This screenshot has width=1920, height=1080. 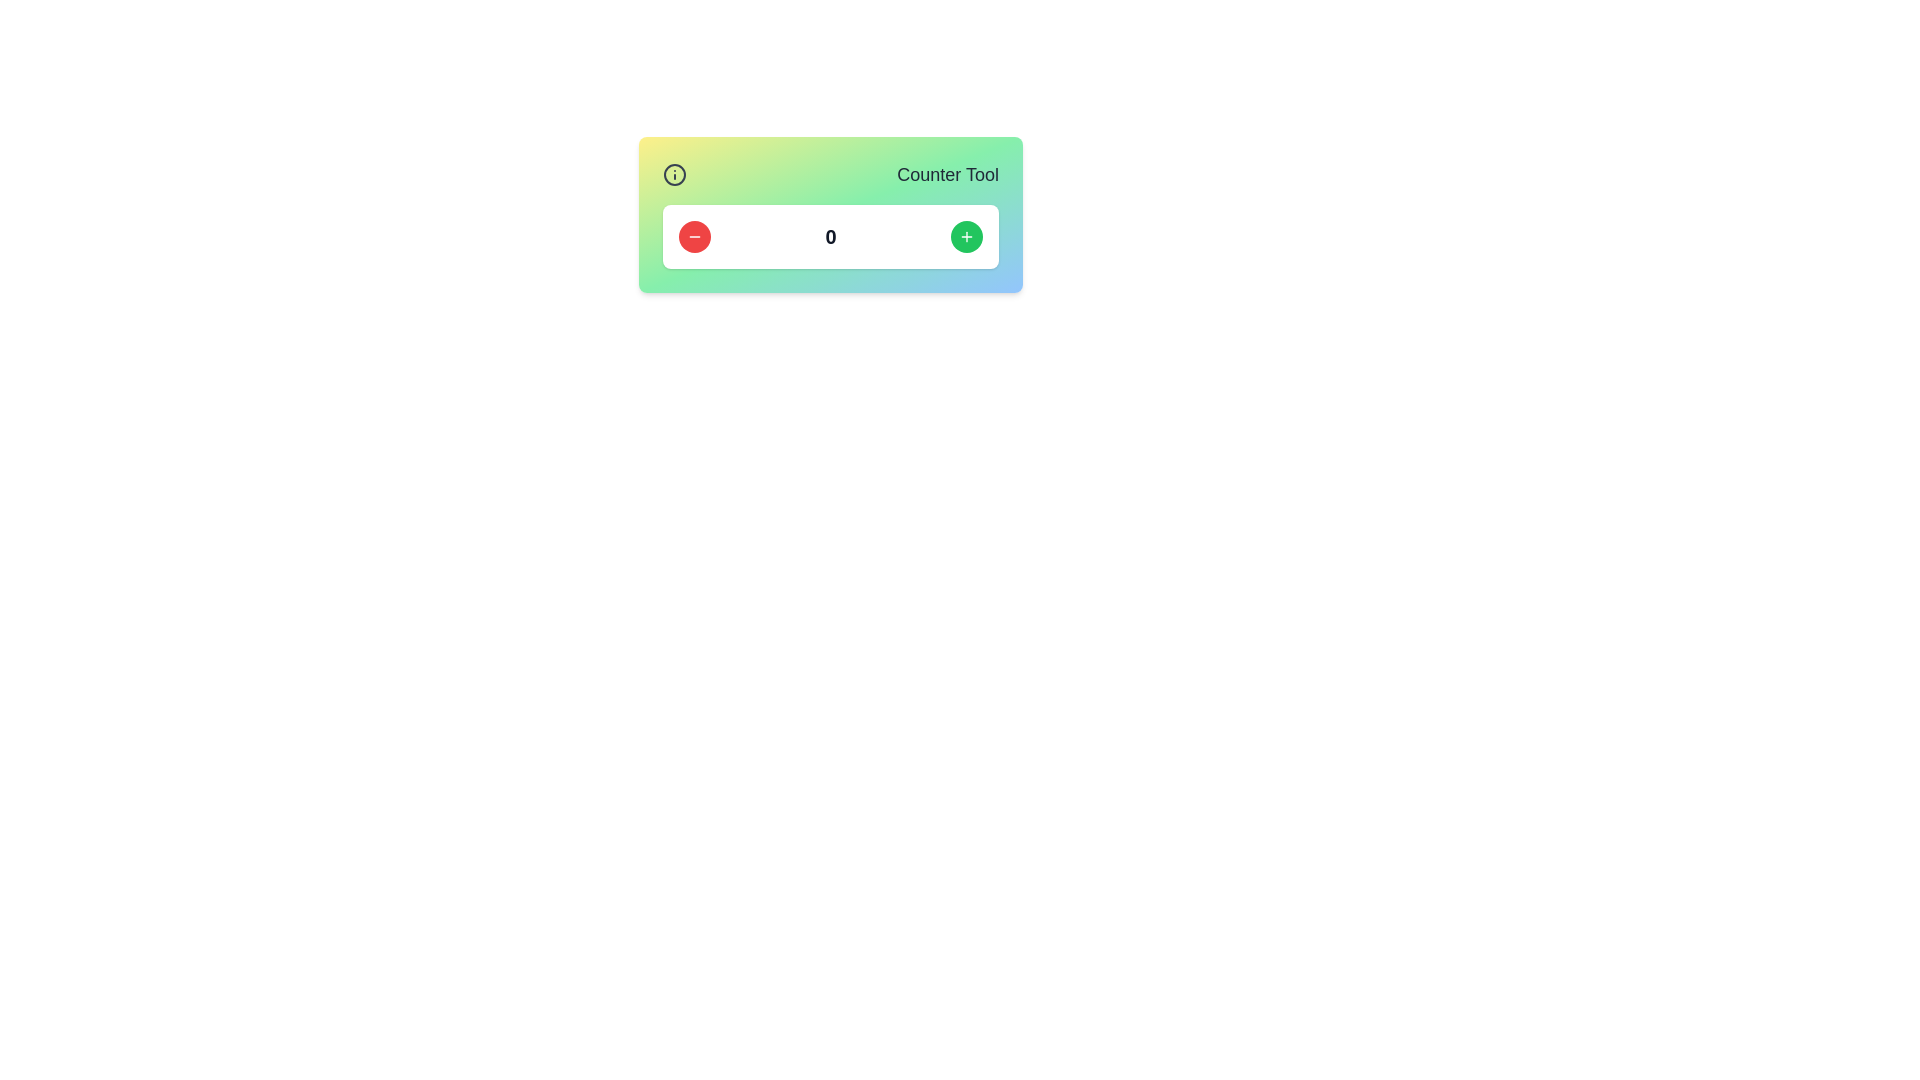 I want to click on the button used to decrease the counter value, located on the left side of the counter interface, to change its background color, so click(x=695, y=235).